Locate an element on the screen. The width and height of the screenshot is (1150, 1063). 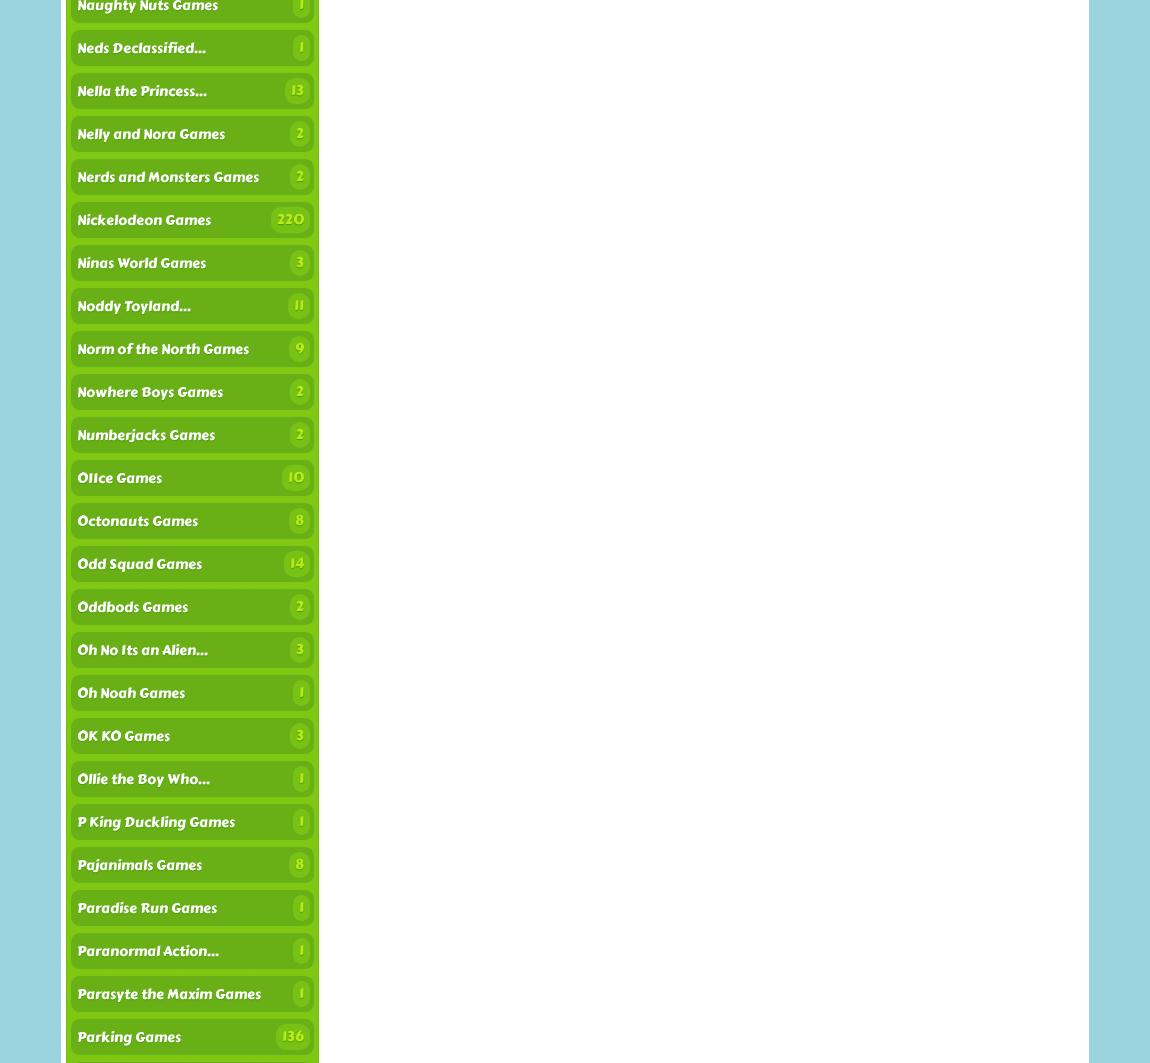
'Nella the Princess...' is located at coordinates (141, 91).